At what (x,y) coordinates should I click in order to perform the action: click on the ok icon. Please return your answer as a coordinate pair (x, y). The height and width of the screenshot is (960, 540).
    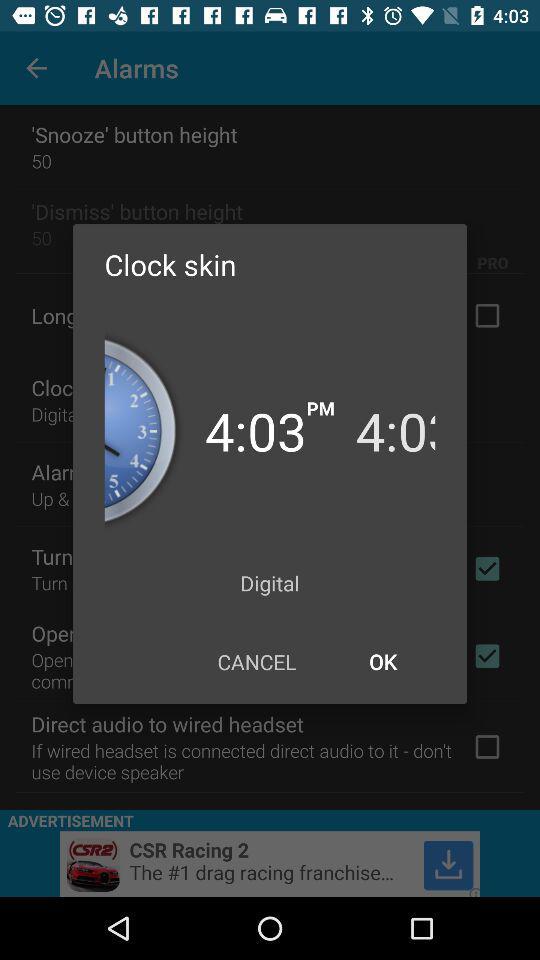
    Looking at the image, I should click on (382, 661).